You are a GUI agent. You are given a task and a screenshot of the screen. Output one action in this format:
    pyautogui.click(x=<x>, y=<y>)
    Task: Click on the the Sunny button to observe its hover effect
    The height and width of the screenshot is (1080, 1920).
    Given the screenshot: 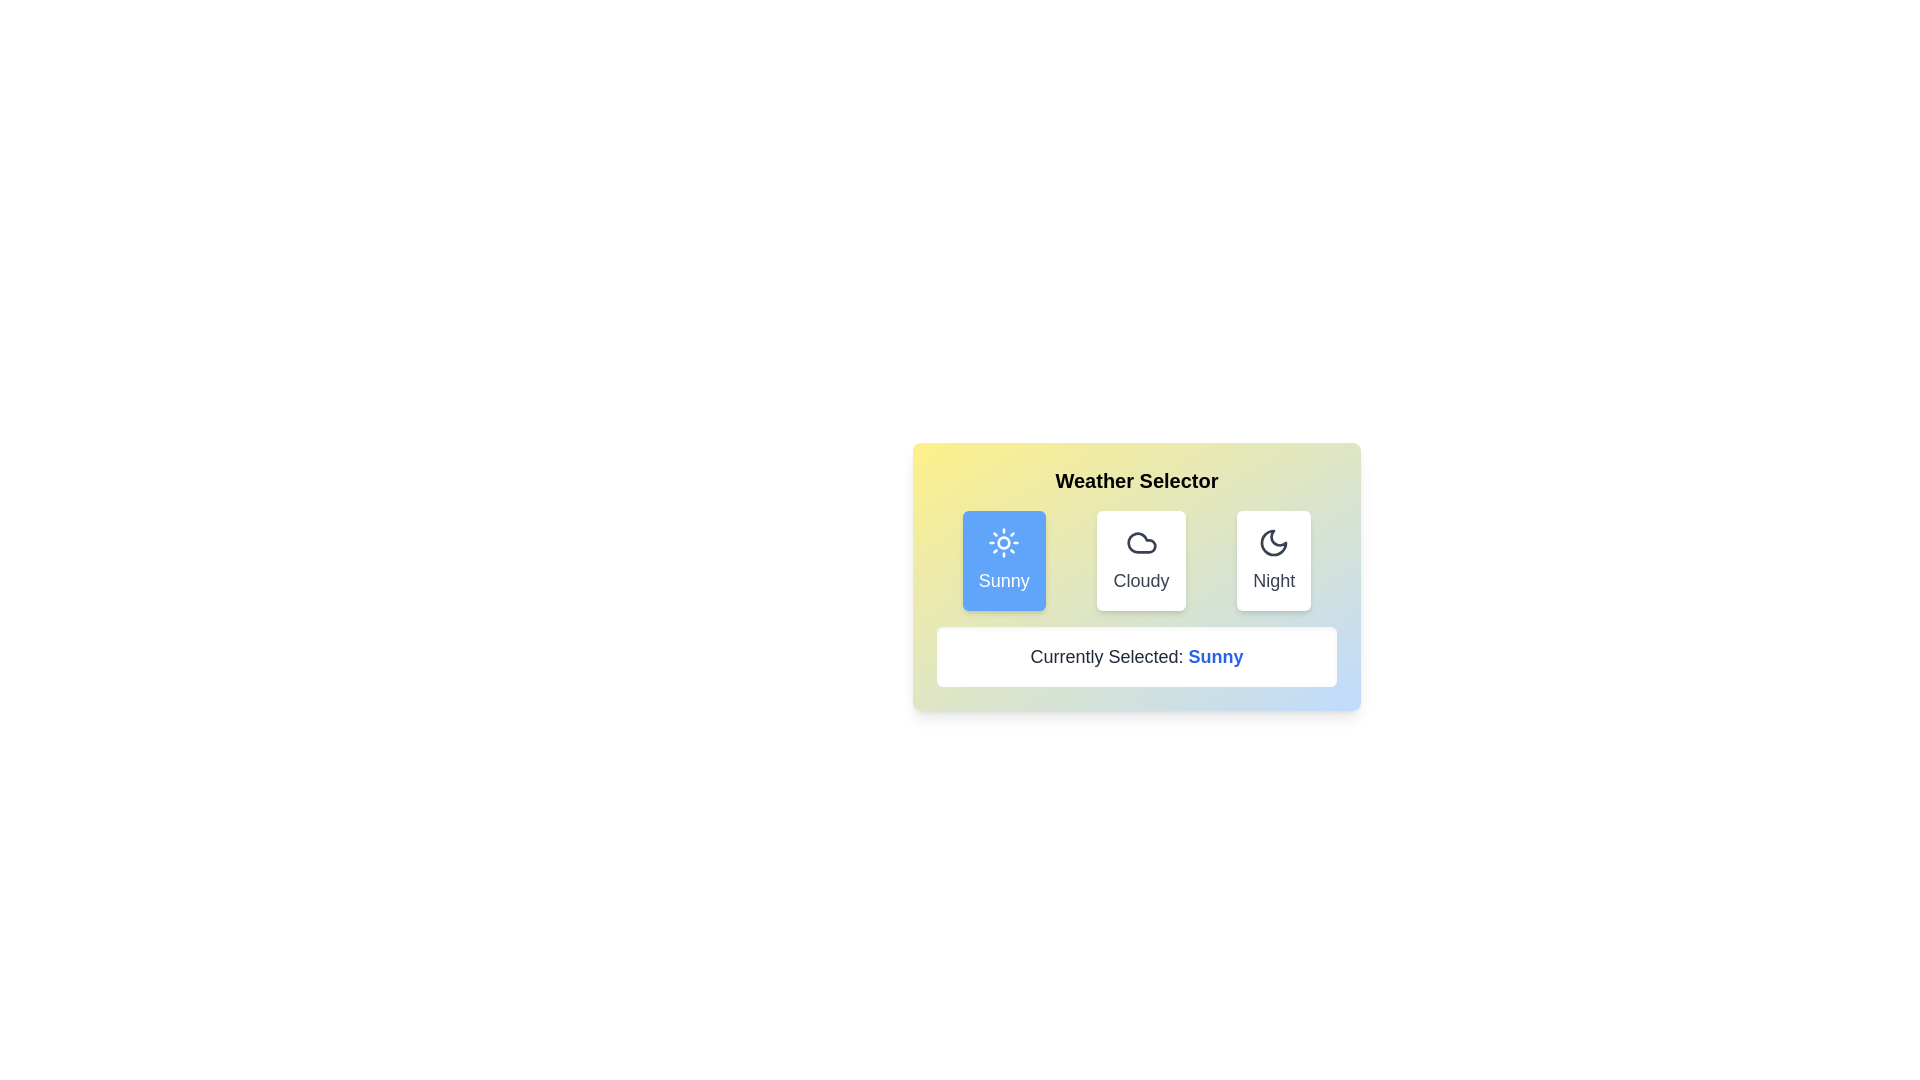 What is the action you would take?
    pyautogui.click(x=1004, y=560)
    